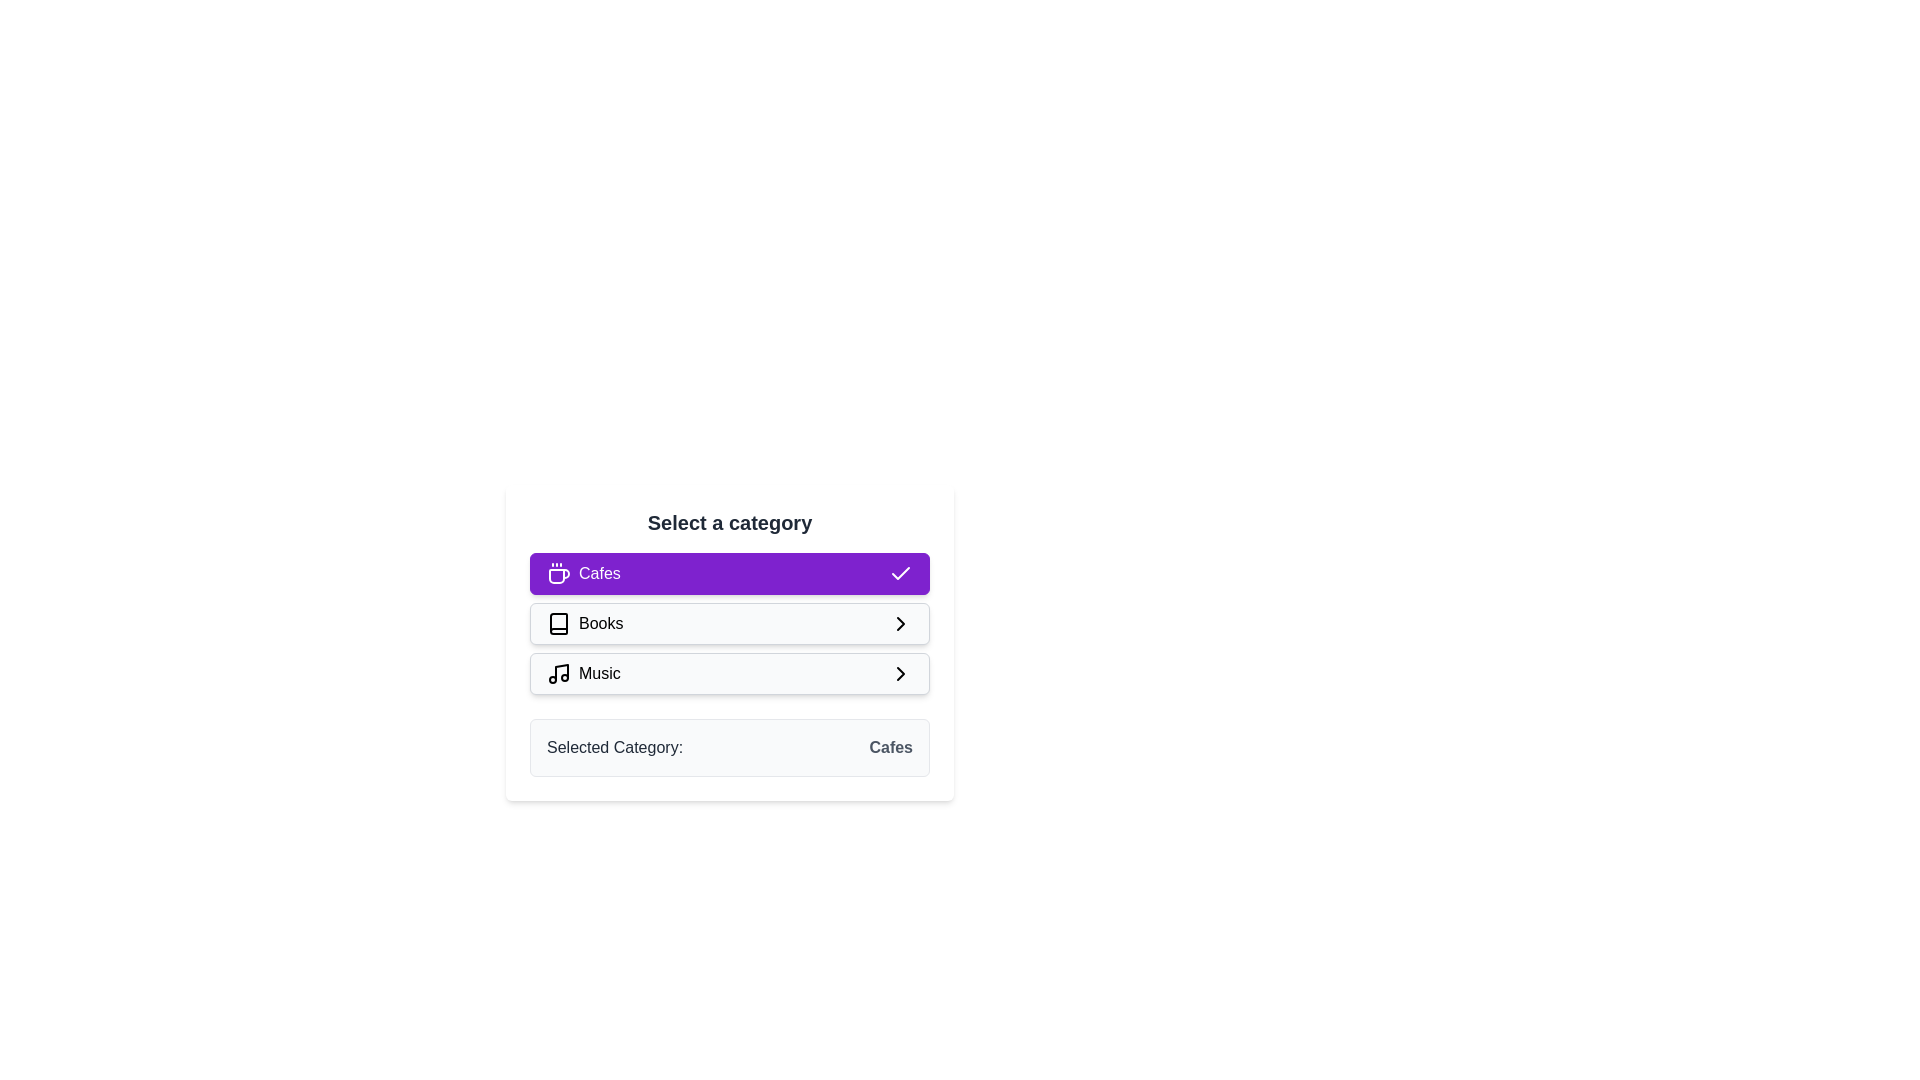 The image size is (1920, 1080). Describe the element at coordinates (582, 674) in the screenshot. I see `the 'Music' menu option, which is the third item in the vertical menu list titled 'Select a category', located below 'Books' and above the last item with a right-facing chevron icon` at that location.